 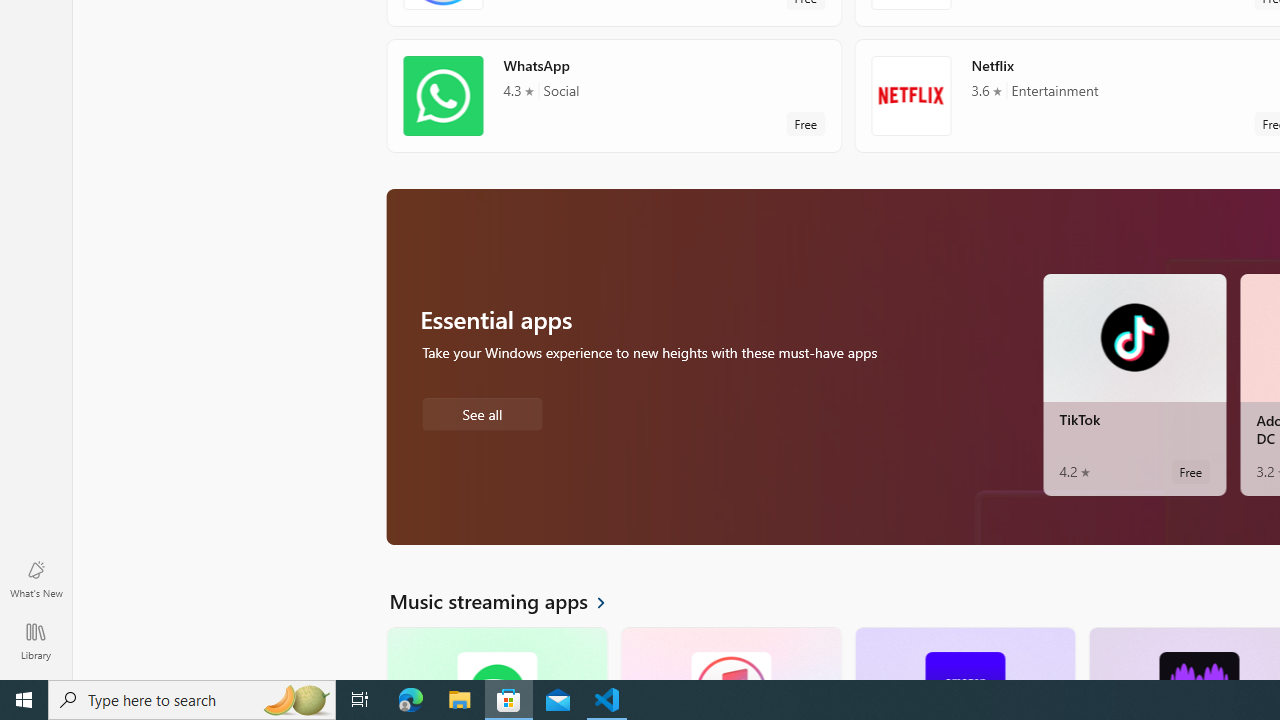 What do you see at coordinates (729, 653) in the screenshot?
I see `'iTunes. Average rating of 2.5 out of five stars. Free  '` at bounding box center [729, 653].